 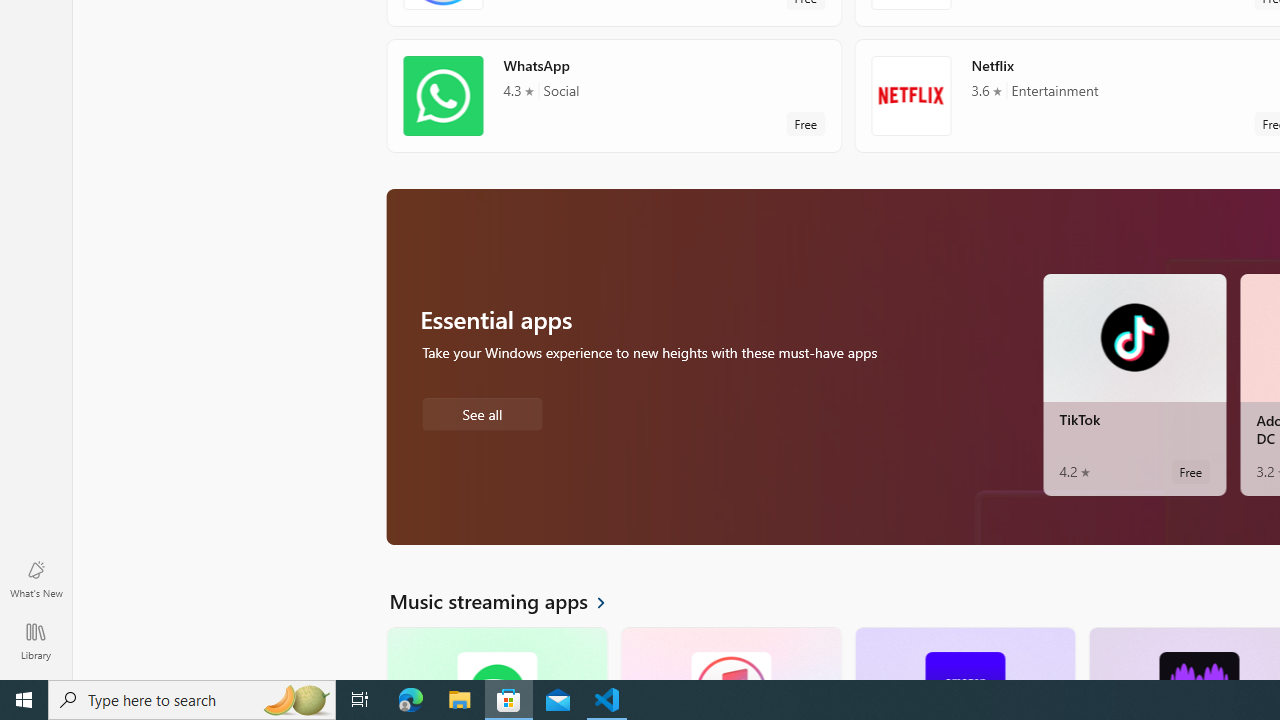 What do you see at coordinates (729, 653) in the screenshot?
I see `'iTunes. Average rating of 2.5 out of five stars. Free  '` at bounding box center [729, 653].